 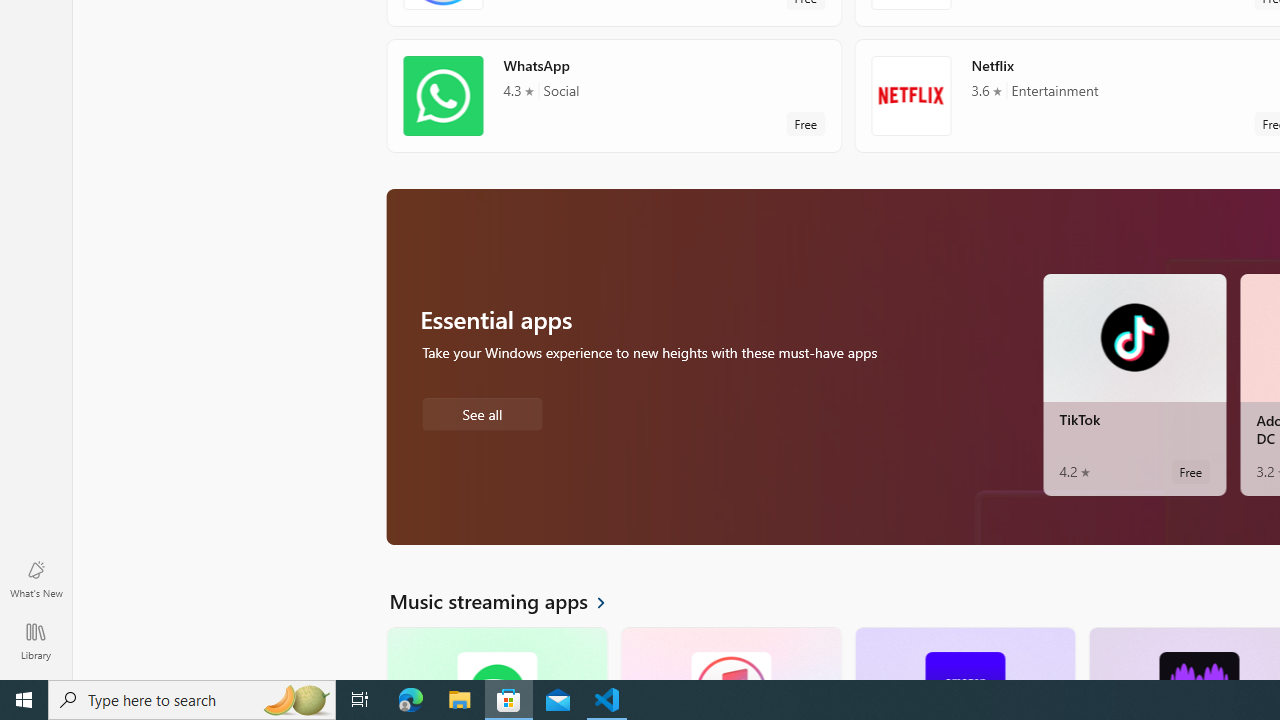 What do you see at coordinates (729, 653) in the screenshot?
I see `'iTunes. Average rating of 2.5 out of five stars. Free  '` at bounding box center [729, 653].